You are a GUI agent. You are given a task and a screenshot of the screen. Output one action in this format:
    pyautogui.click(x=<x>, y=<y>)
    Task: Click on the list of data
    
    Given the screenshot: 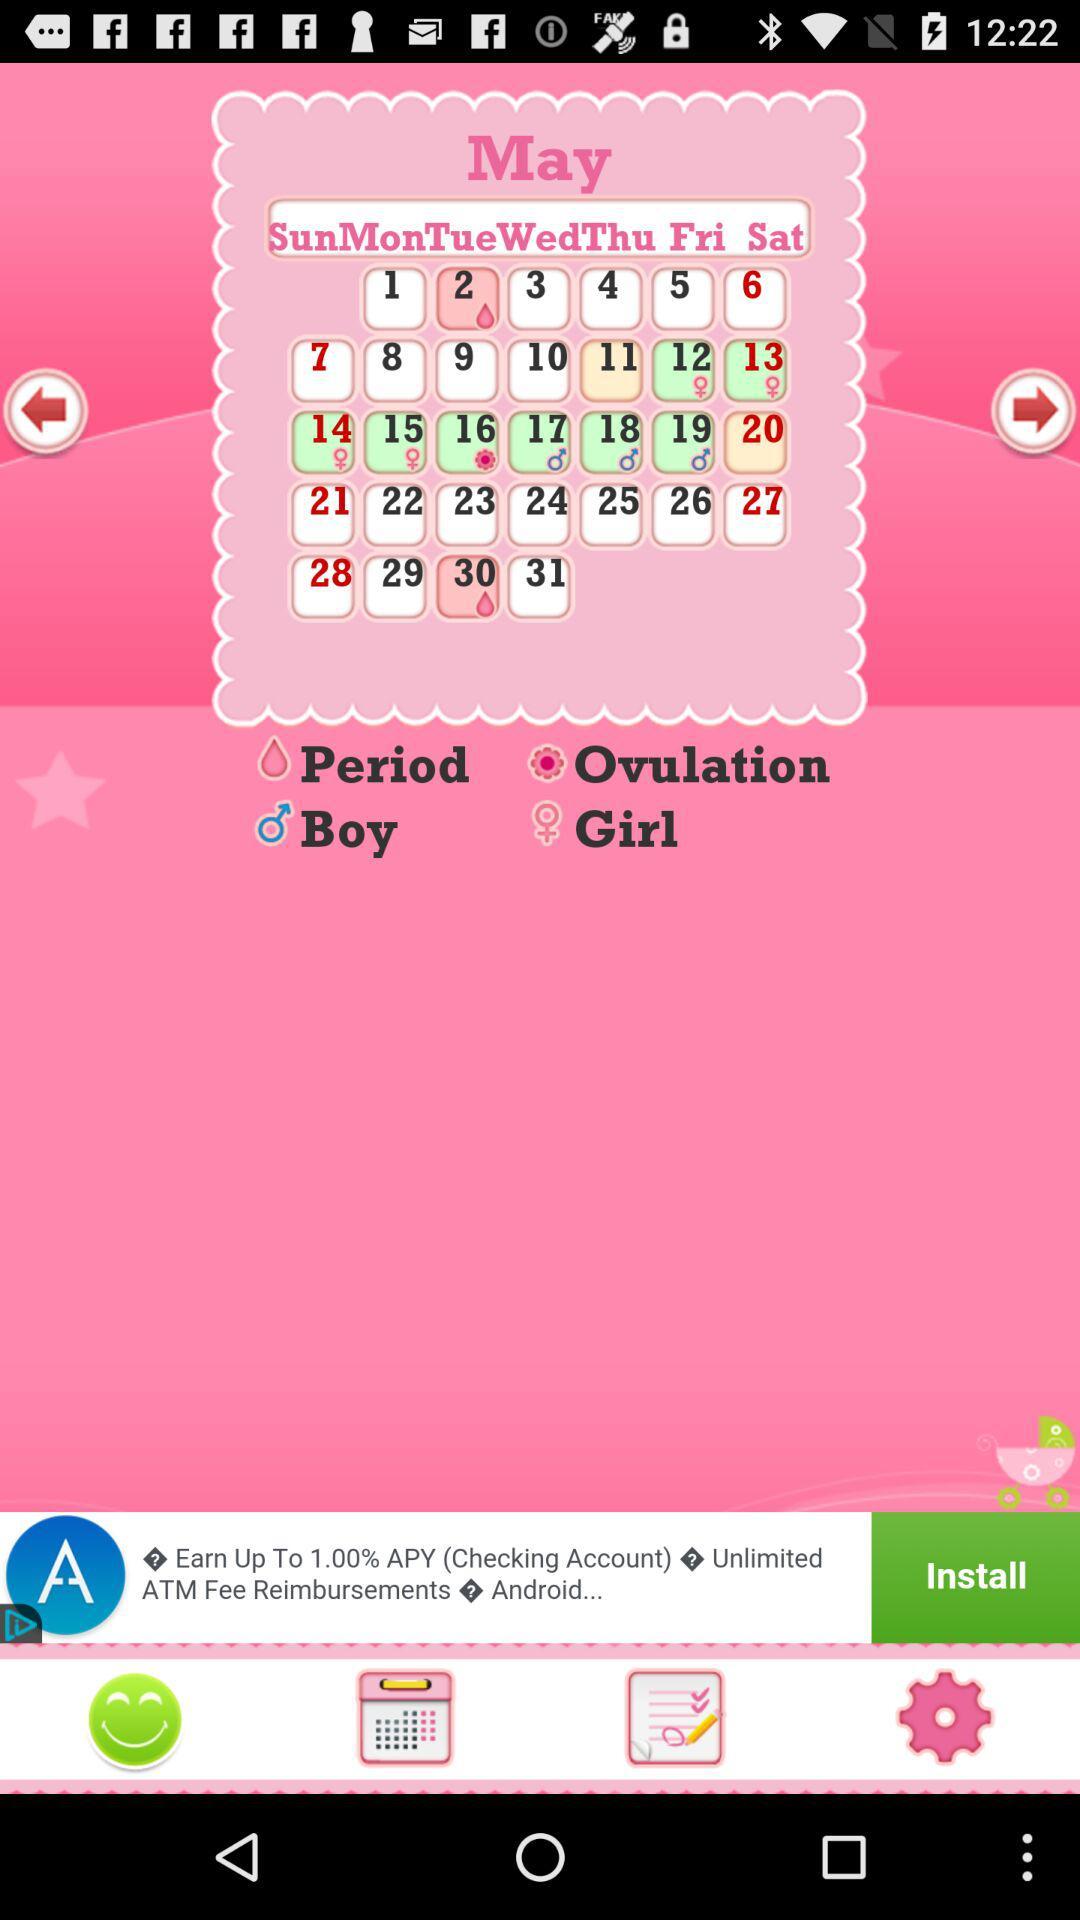 What is the action you would take?
    pyautogui.click(x=675, y=1717)
    